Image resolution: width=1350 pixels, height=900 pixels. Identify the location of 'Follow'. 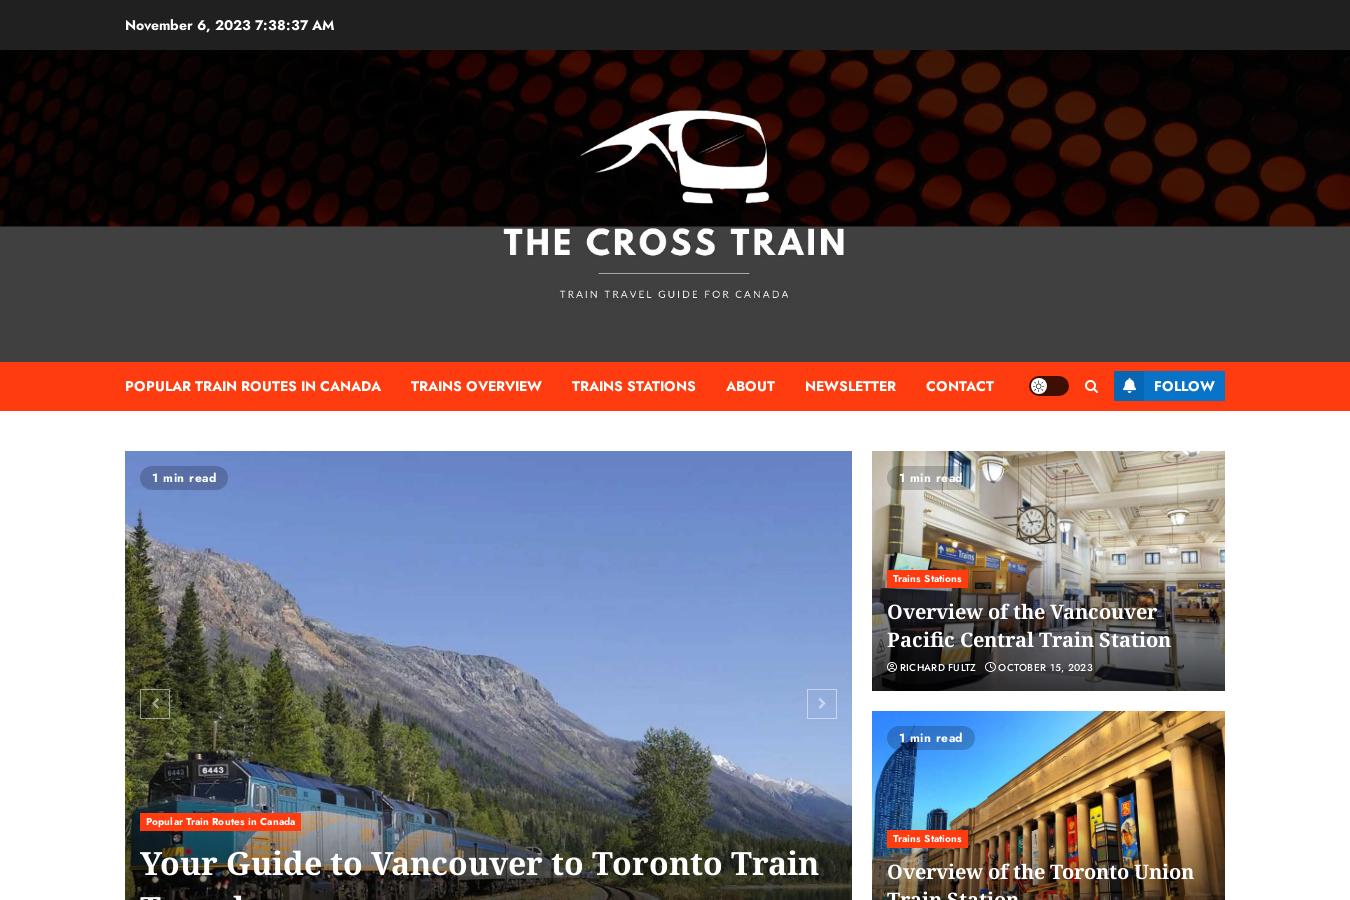
(1152, 385).